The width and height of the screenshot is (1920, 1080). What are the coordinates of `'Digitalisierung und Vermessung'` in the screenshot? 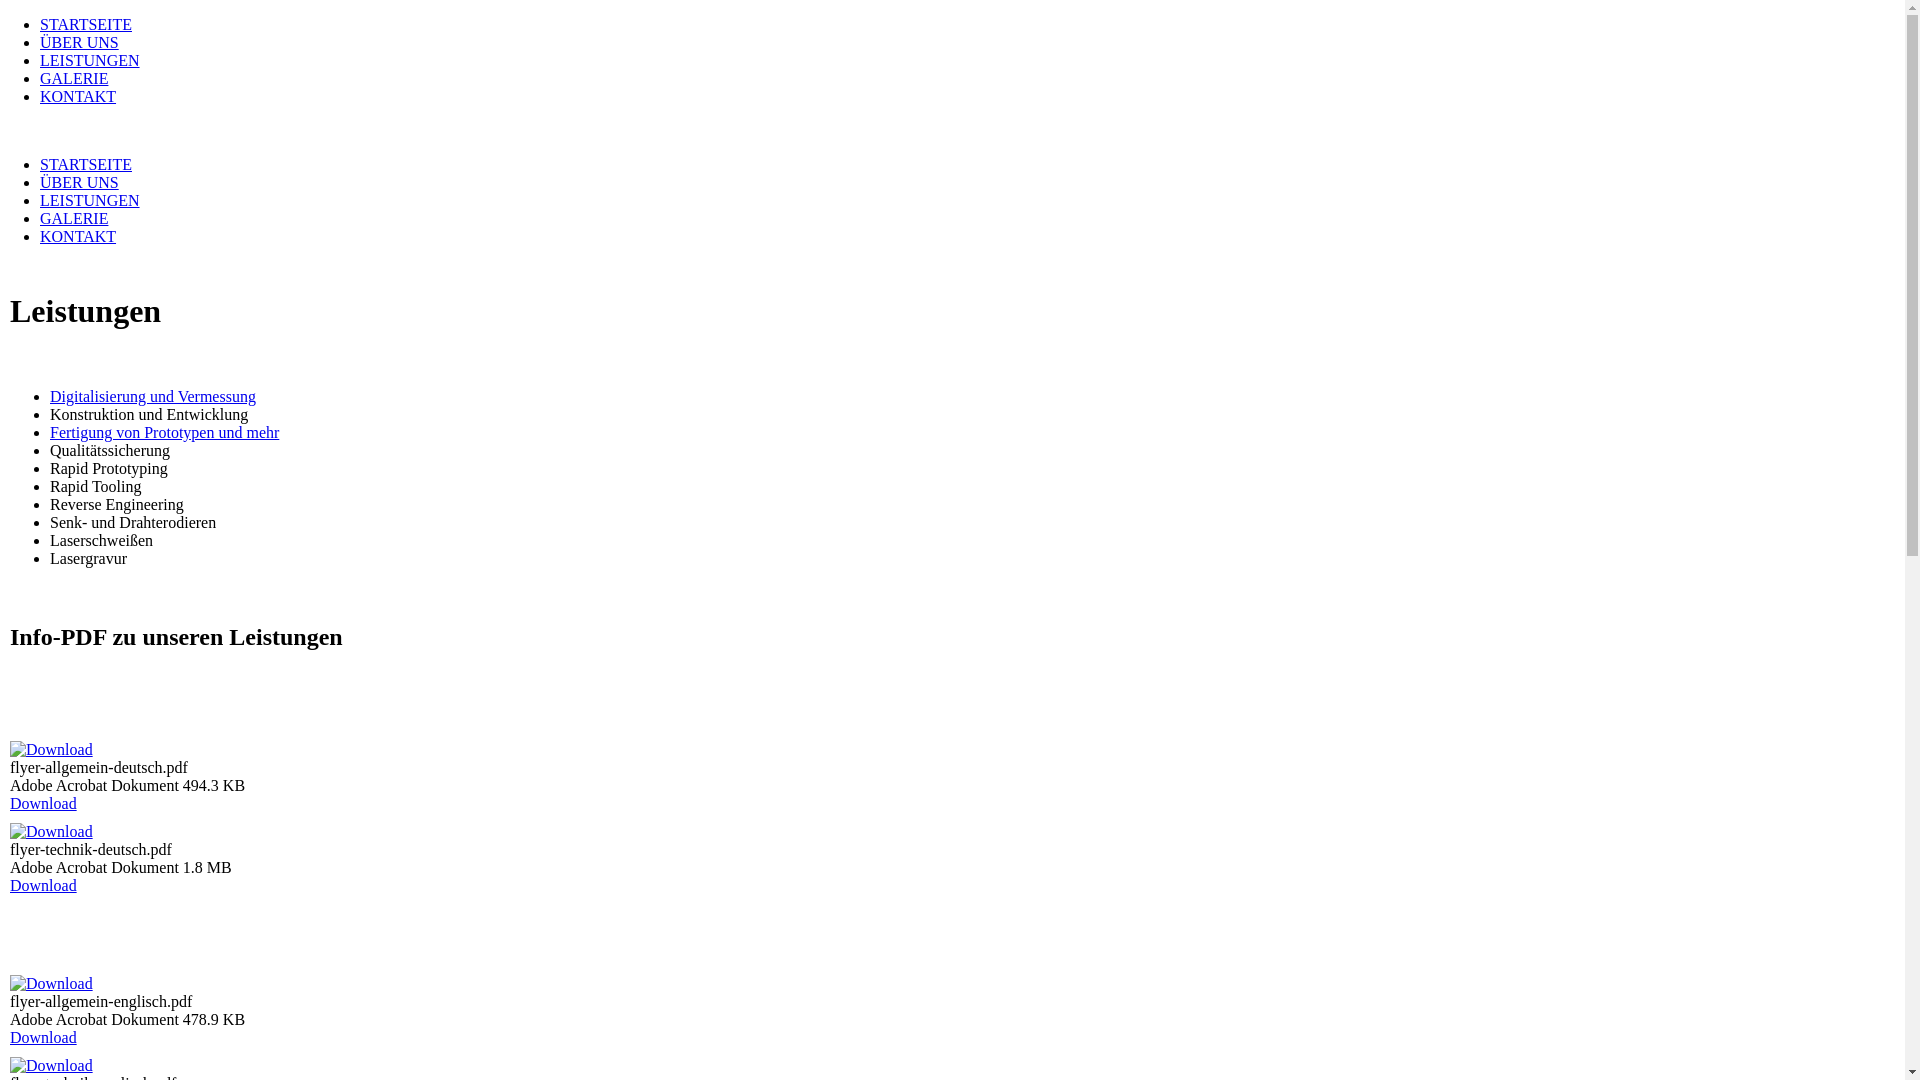 It's located at (152, 396).